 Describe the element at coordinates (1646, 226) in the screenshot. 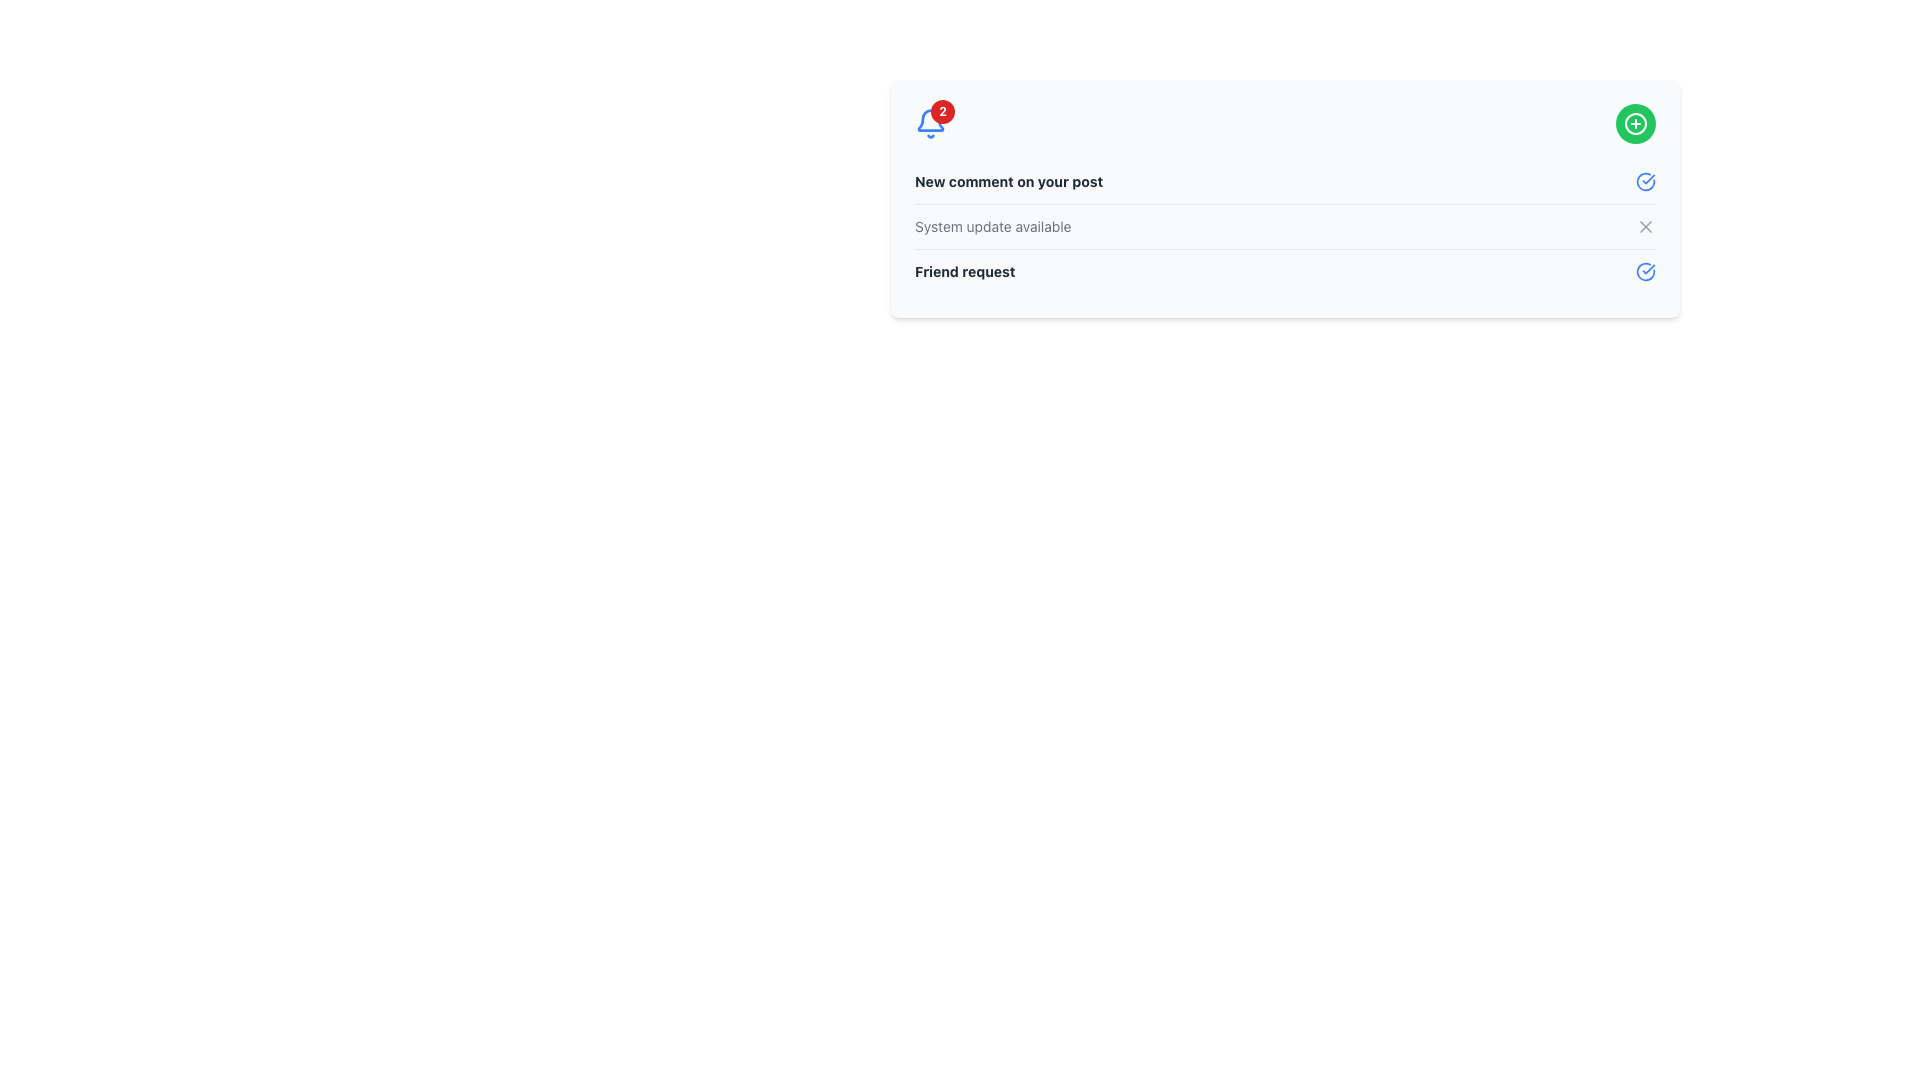

I see `the 'X' symbol icon located to the far right of the 'System update available' text` at that location.